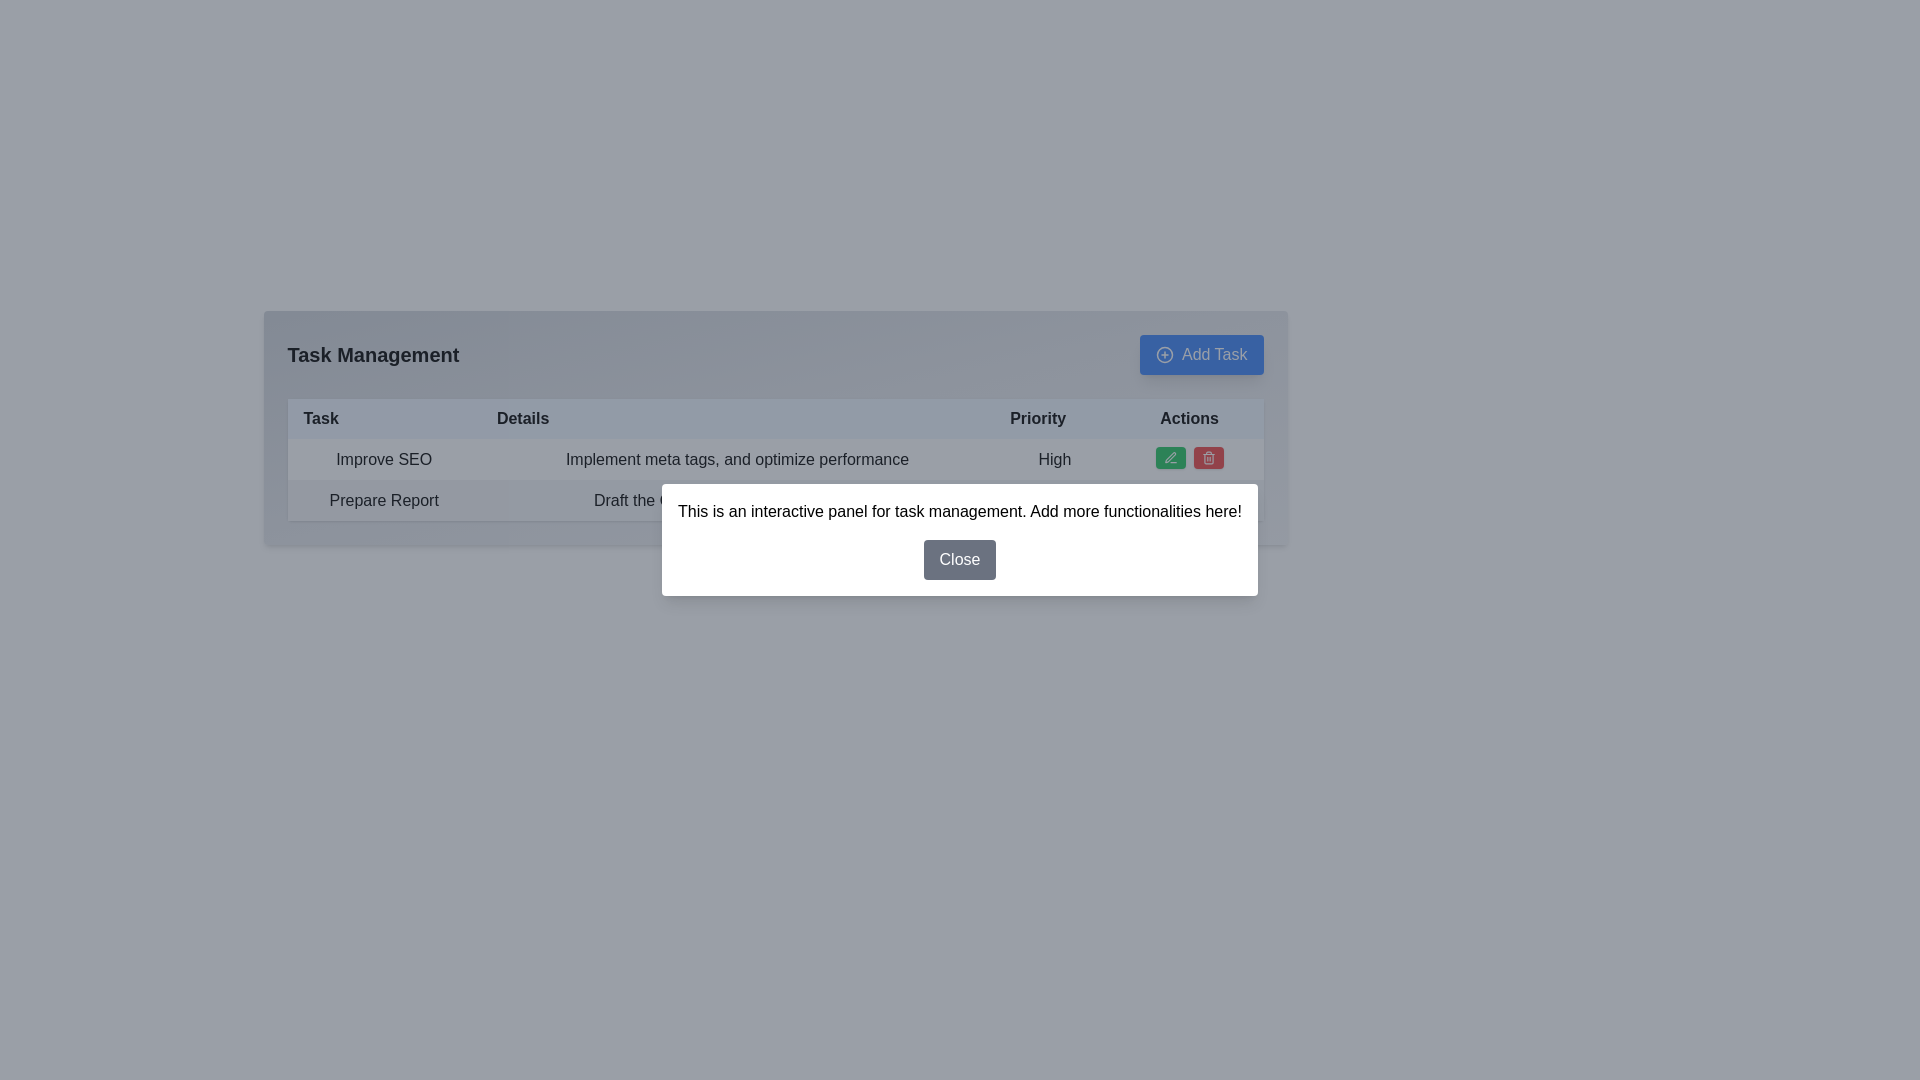 The image size is (1920, 1080). Describe the element at coordinates (384, 459) in the screenshot. I see `the 'Improve SEO' text label located under the 'Task' column in the table interface` at that location.